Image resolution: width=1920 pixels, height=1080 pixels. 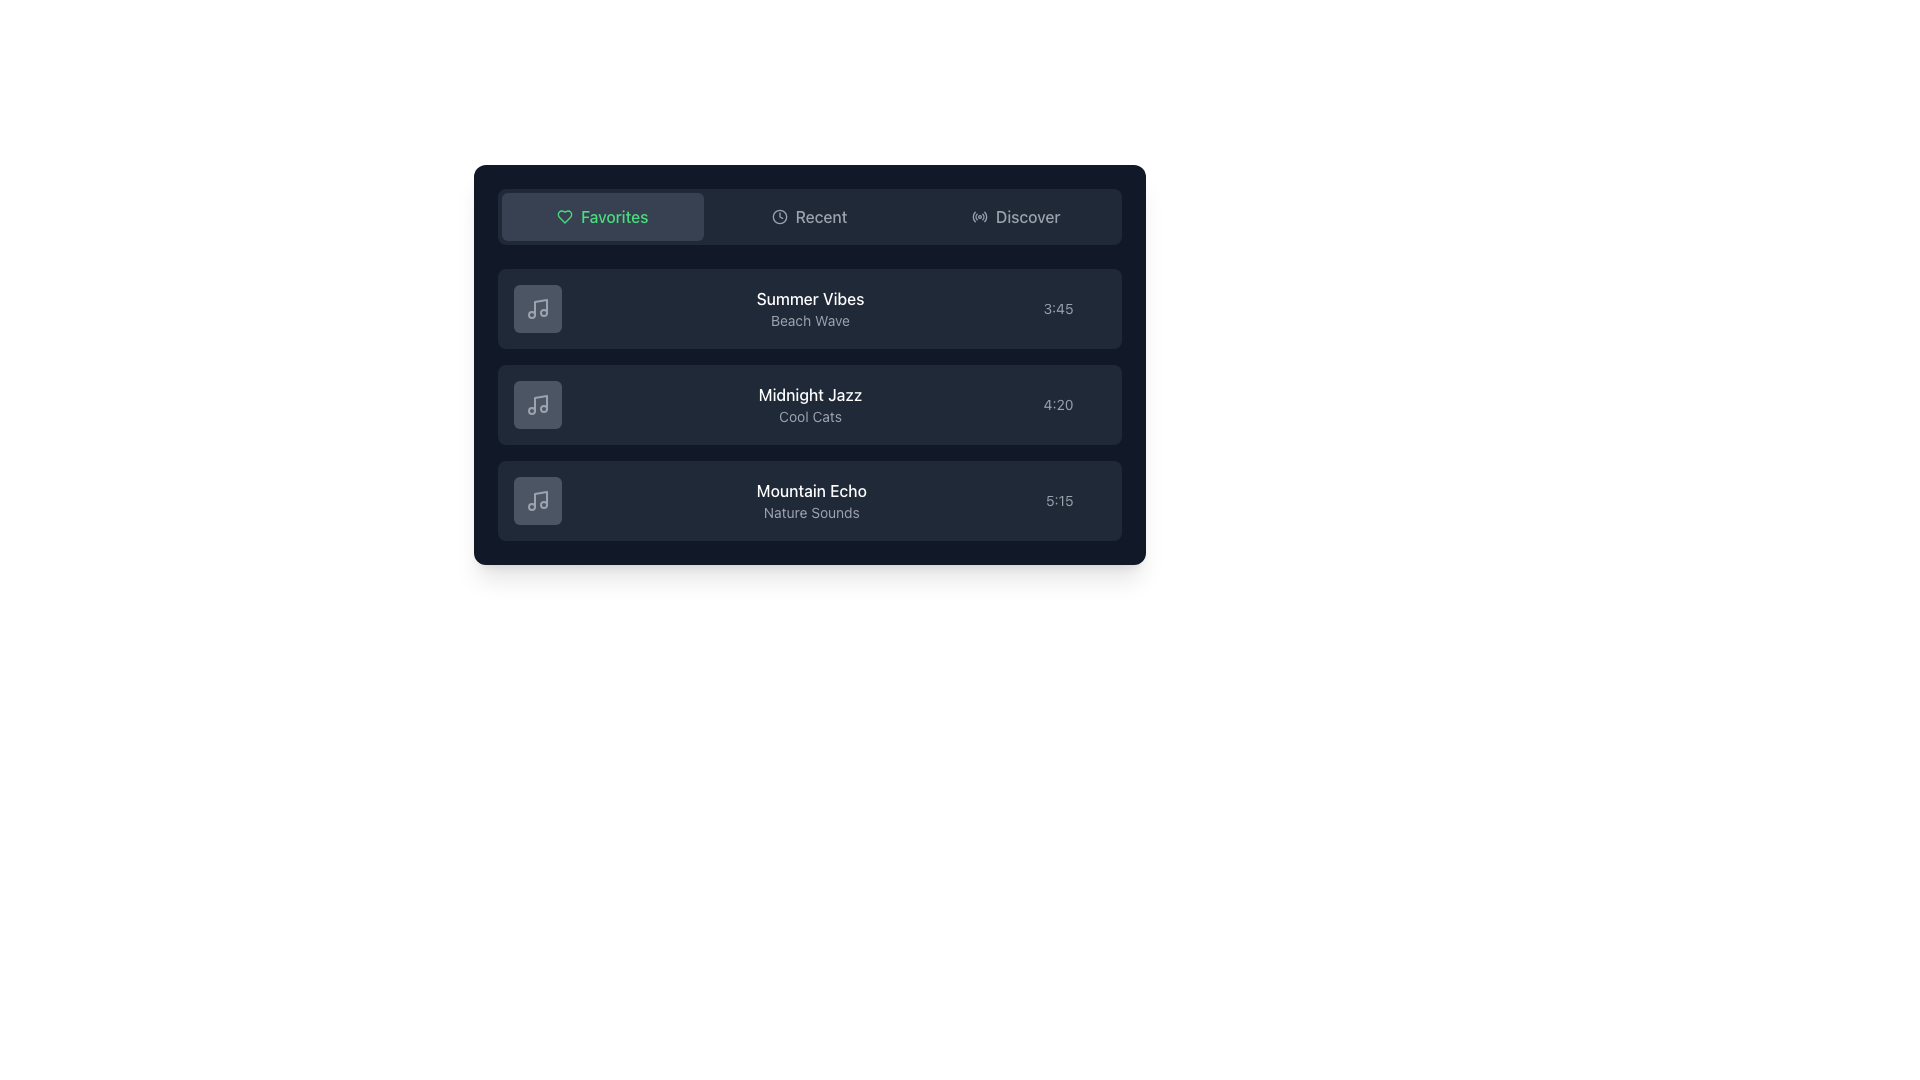 What do you see at coordinates (778, 216) in the screenshot?
I see `the 'Recent' tab by clicking on the clock icon that is part of the tab, which is centrally positioned among three tabs` at bounding box center [778, 216].